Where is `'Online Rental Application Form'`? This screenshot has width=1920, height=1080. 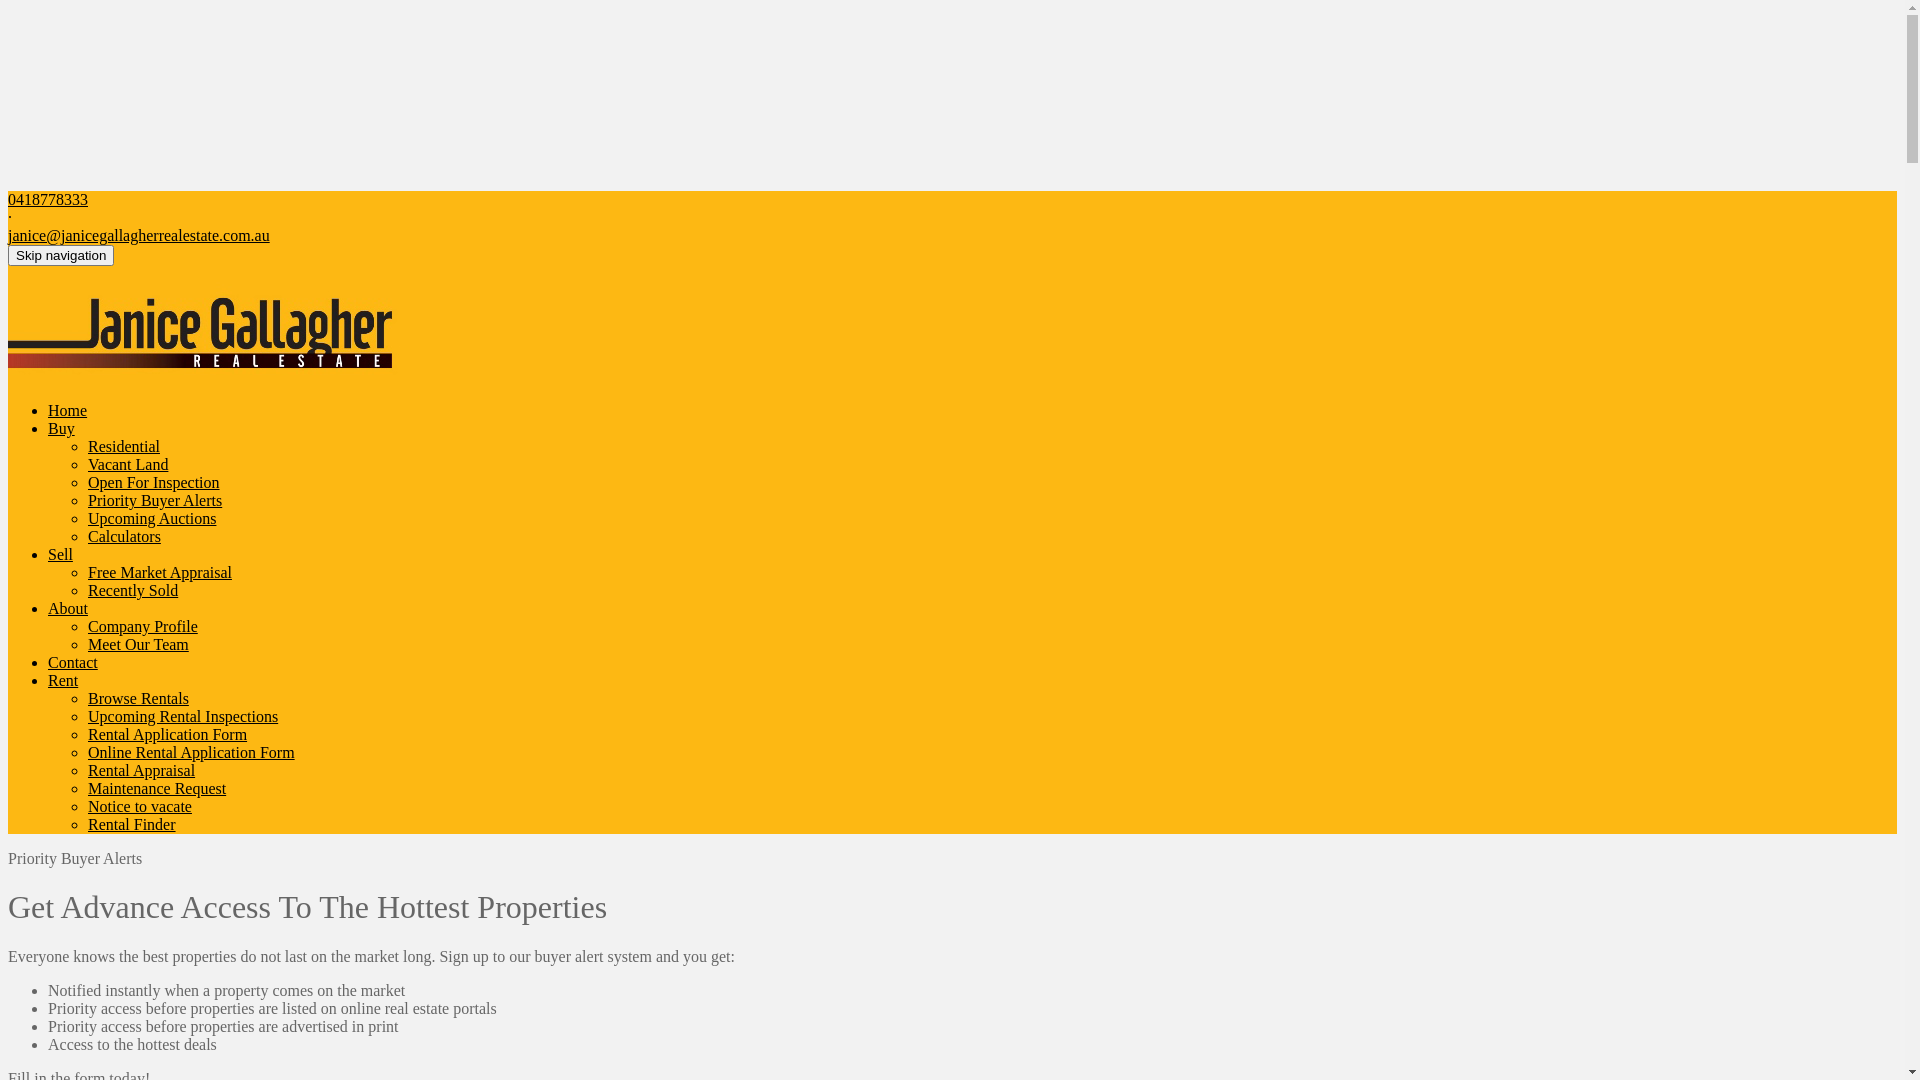
'Online Rental Application Form' is located at coordinates (191, 752).